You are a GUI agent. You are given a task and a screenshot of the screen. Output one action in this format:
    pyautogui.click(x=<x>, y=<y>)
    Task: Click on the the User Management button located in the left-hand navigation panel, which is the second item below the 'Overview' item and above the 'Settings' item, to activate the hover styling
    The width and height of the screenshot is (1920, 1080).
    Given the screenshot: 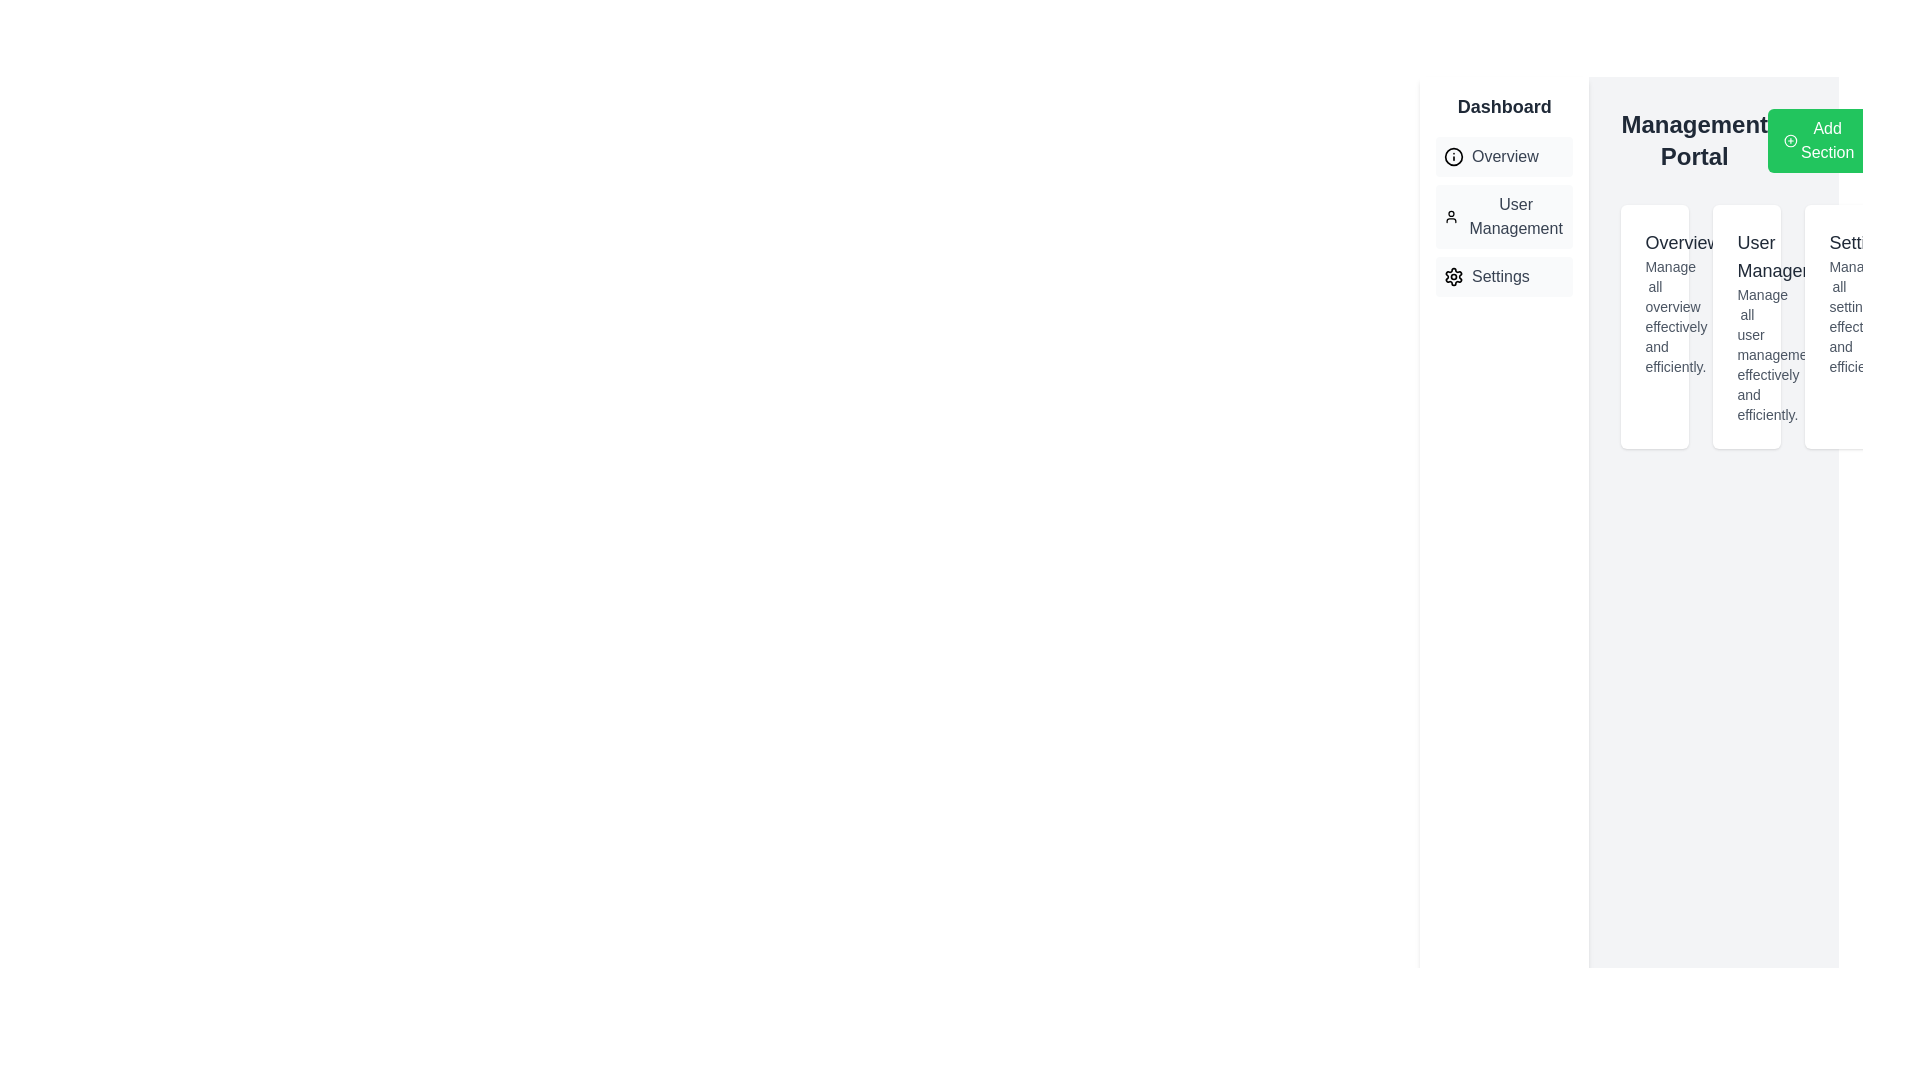 What is the action you would take?
    pyautogui.click(x=1504, y=216)
    